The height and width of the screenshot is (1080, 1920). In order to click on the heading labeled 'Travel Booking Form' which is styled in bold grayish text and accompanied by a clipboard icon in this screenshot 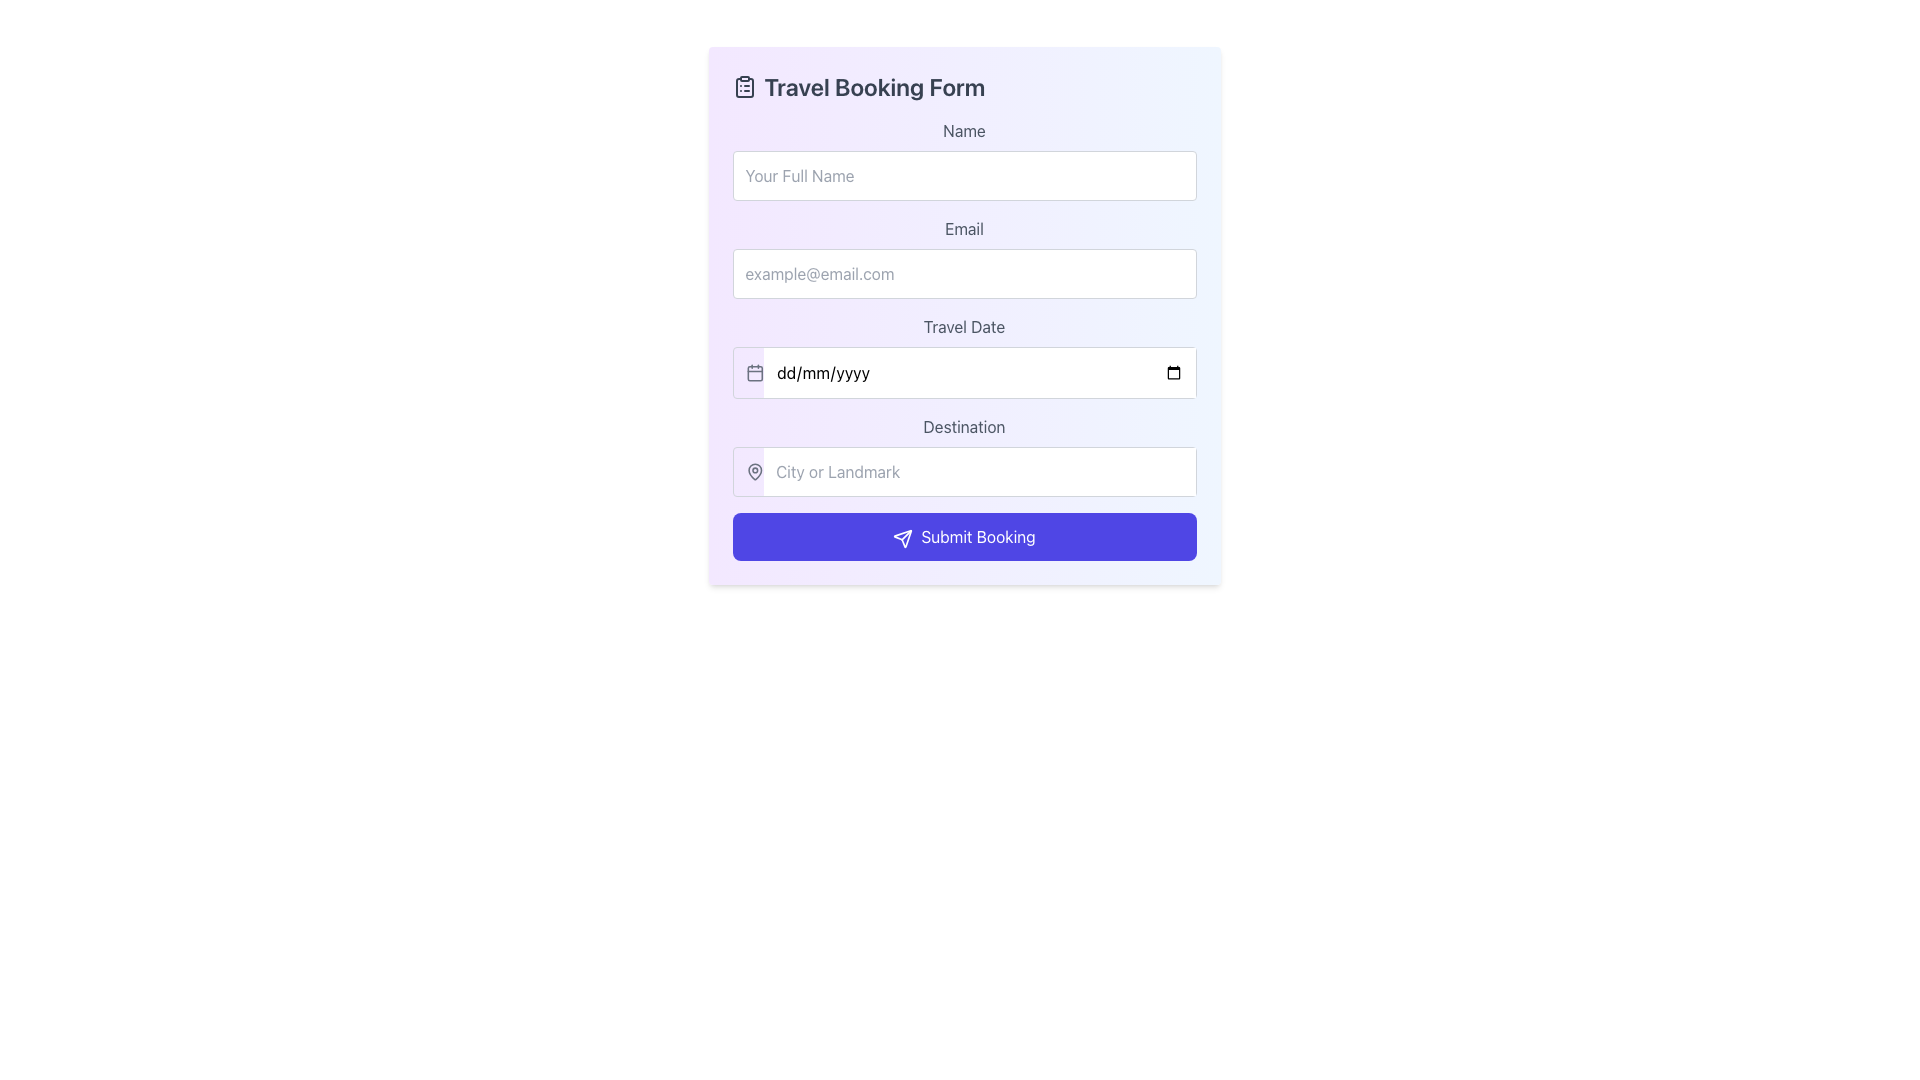, I will do `click(964, 86)`.